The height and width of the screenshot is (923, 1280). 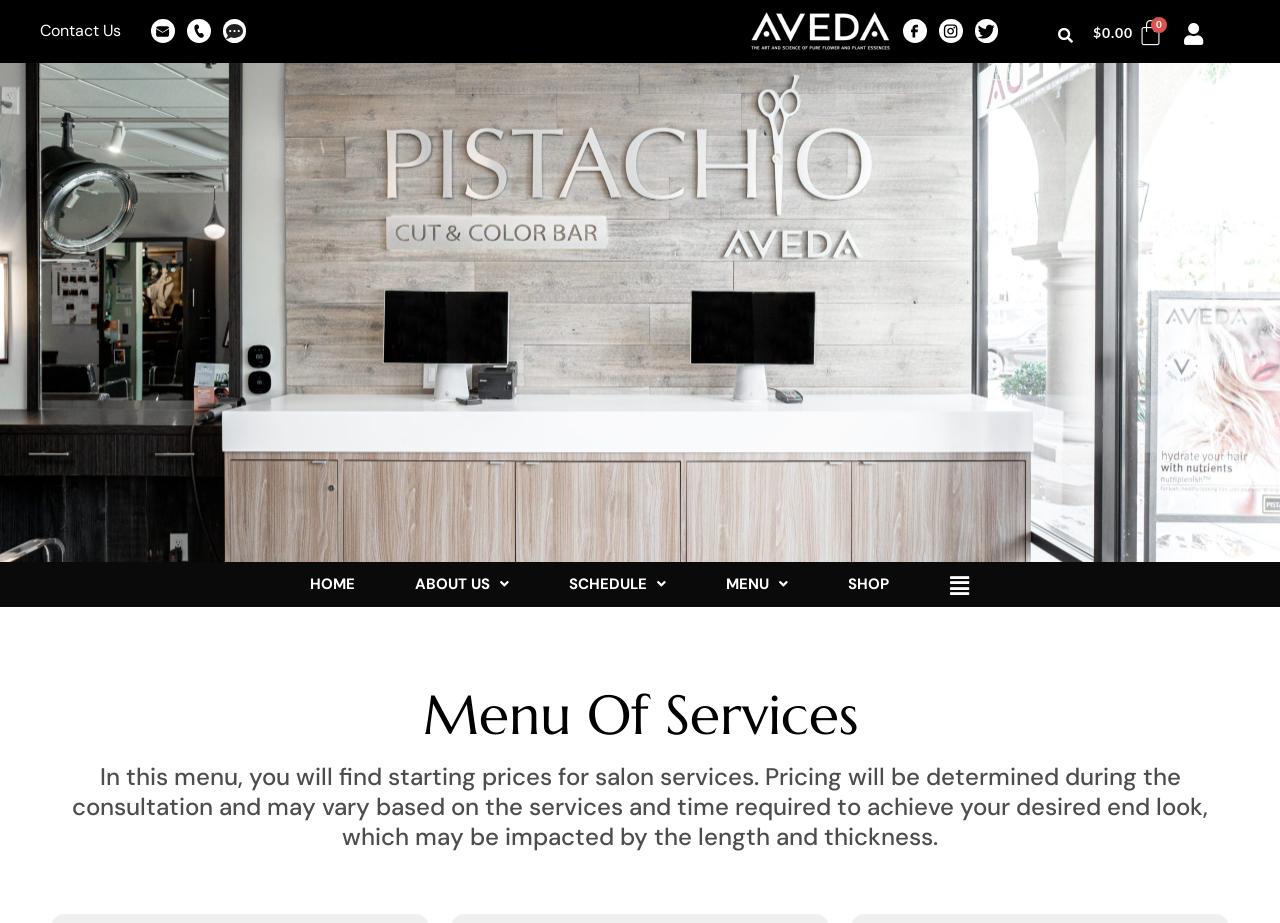 What do you see at coordinates (451, 581) in the screenshot?
I see `'ABOUT US'` at bounding box center [451, 581].